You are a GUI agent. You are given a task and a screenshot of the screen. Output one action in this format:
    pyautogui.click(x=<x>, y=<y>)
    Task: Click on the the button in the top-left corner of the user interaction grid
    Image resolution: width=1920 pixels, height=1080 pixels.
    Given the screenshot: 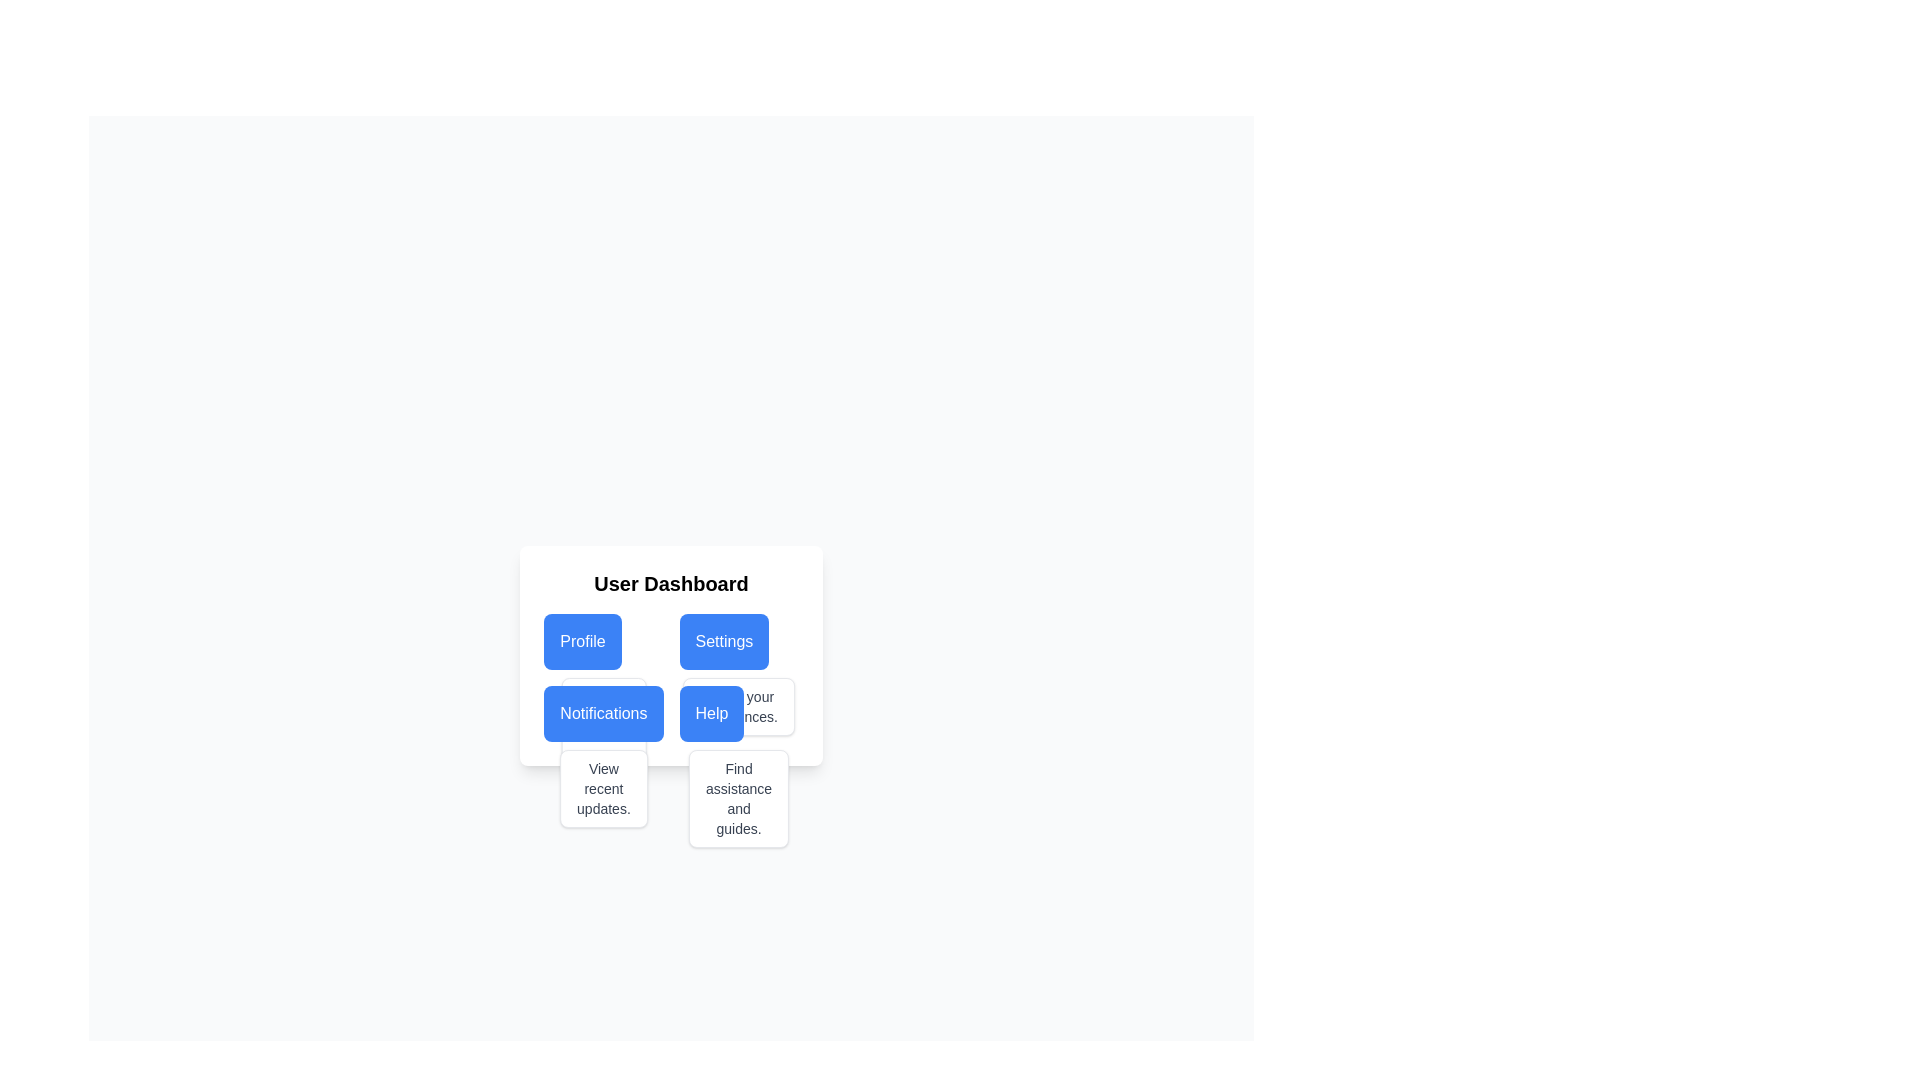 What is the action you would take?
    pyautogui.click(x=581, y=641)
    